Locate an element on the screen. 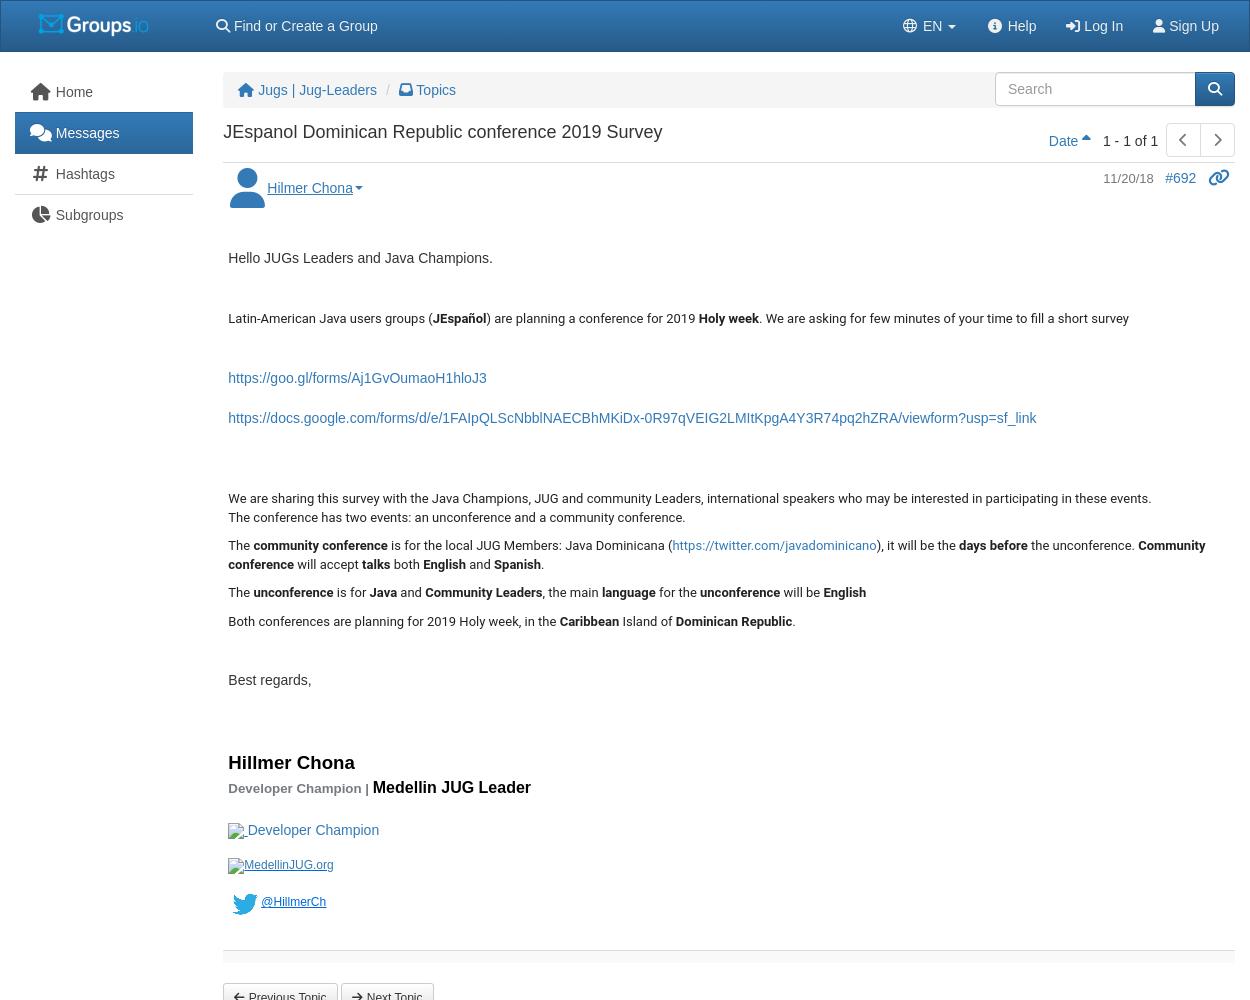  'Community Leaders' is located at coordinates (482, 591).